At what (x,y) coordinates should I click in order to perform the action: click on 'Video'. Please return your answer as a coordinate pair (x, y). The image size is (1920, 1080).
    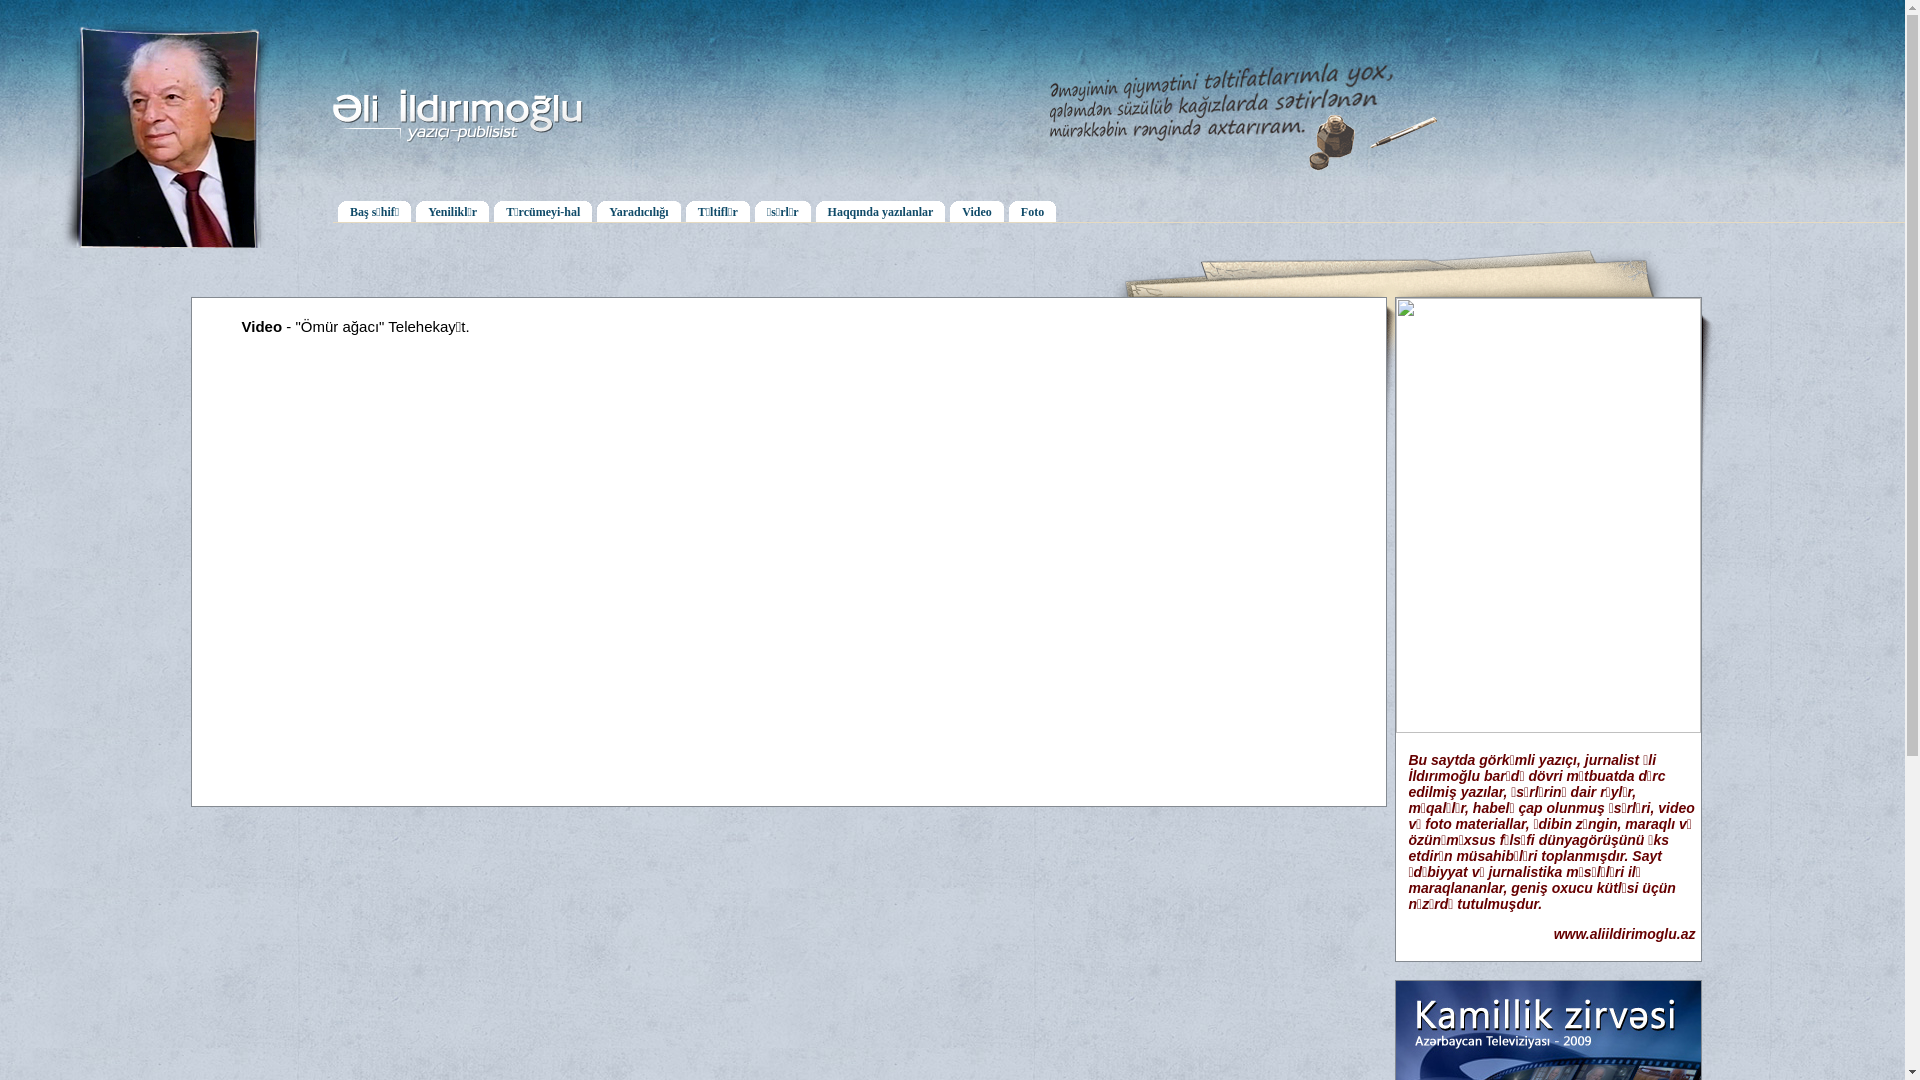
    Looking at the image, I should click on (977, 210).